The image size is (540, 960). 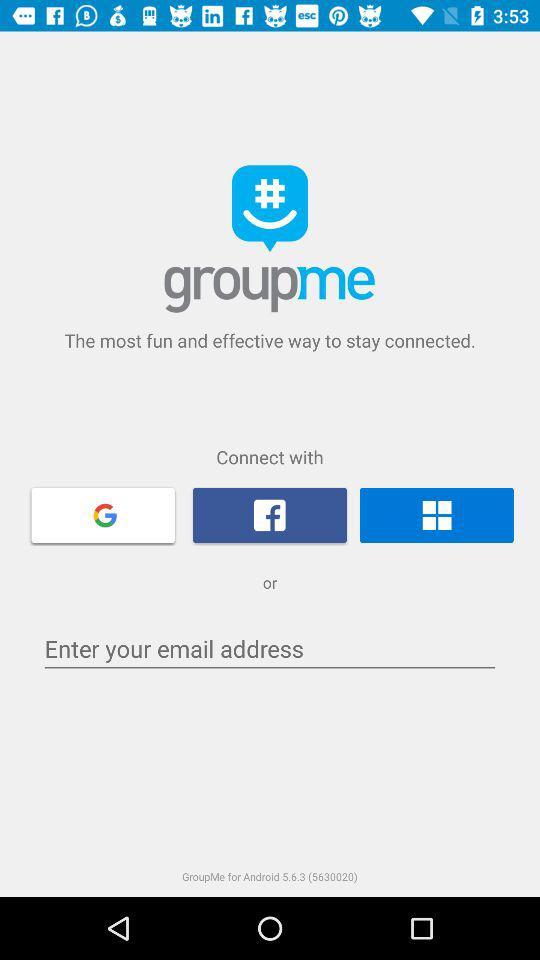 I want to click on connect with windows, so click(x=435, y=514).